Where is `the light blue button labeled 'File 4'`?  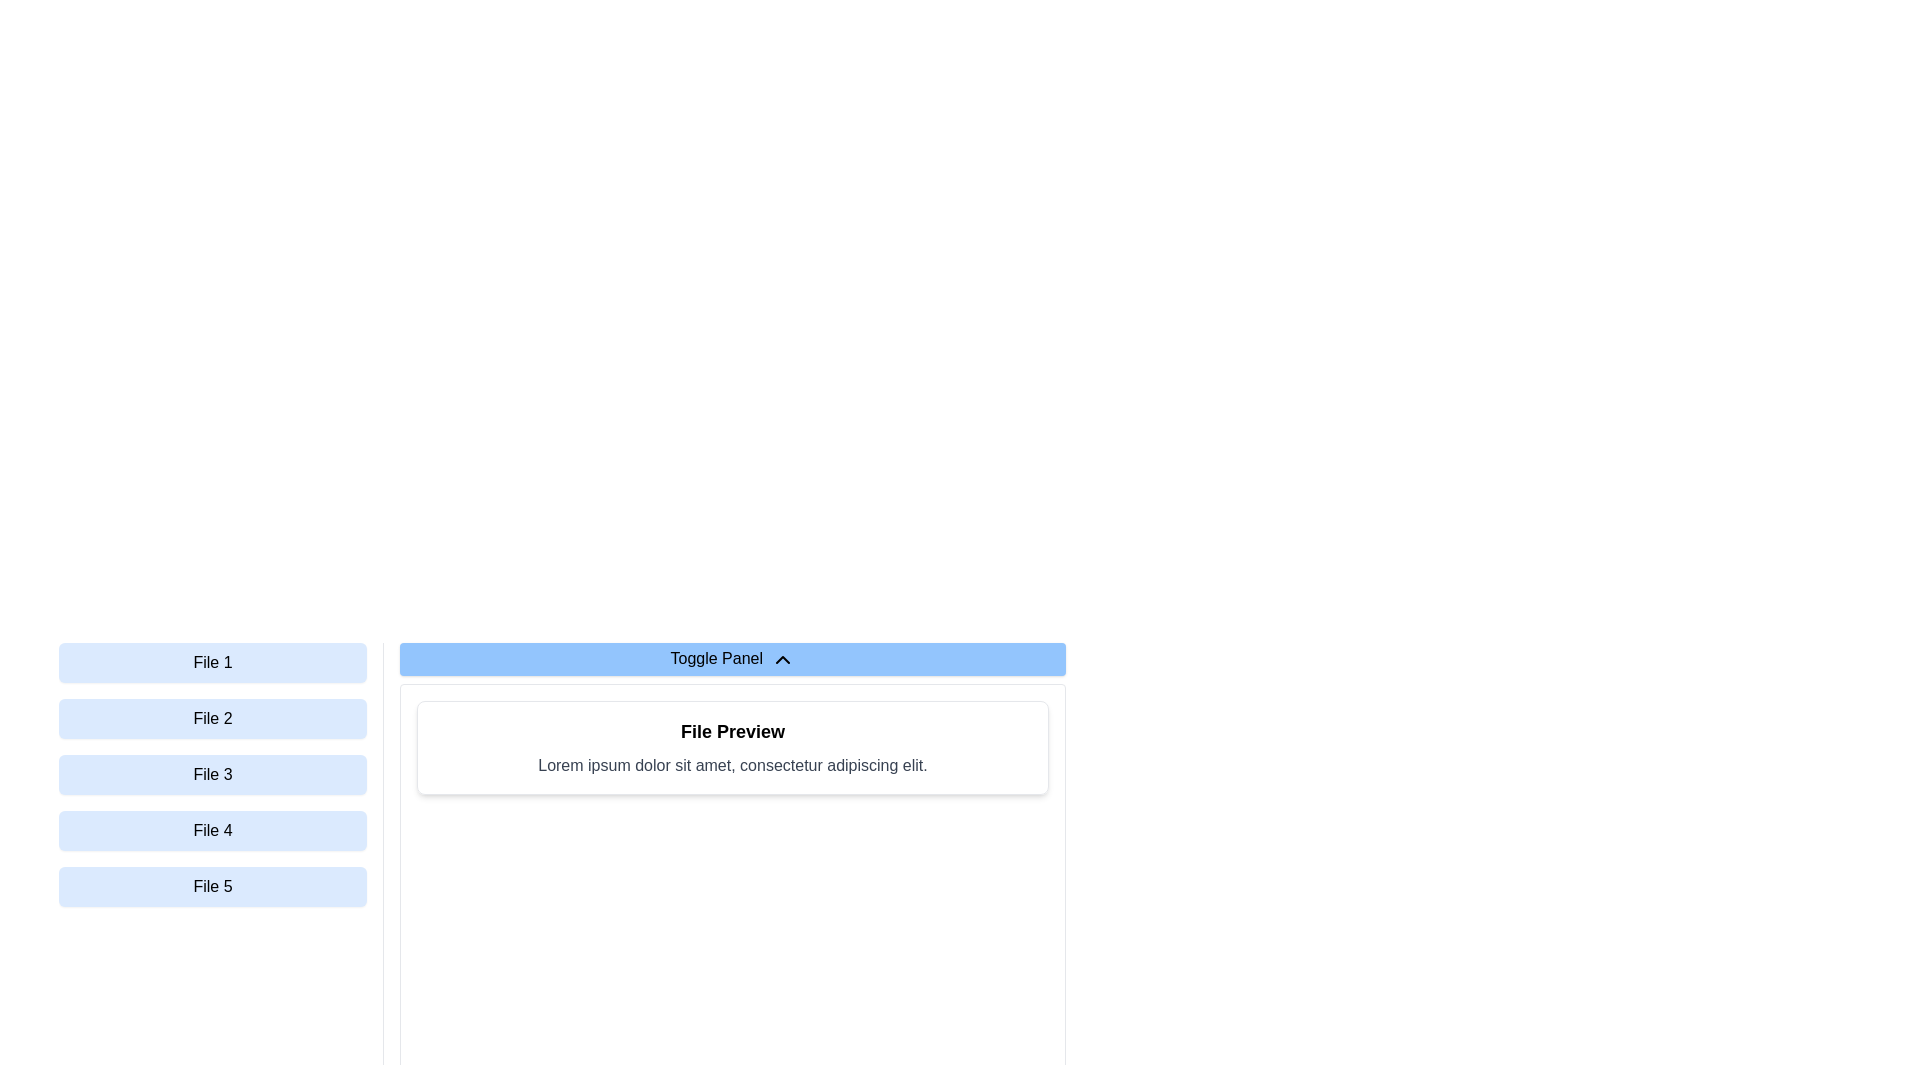
the light blue button labeled 'File 4' is located at coordinates (212, 830).